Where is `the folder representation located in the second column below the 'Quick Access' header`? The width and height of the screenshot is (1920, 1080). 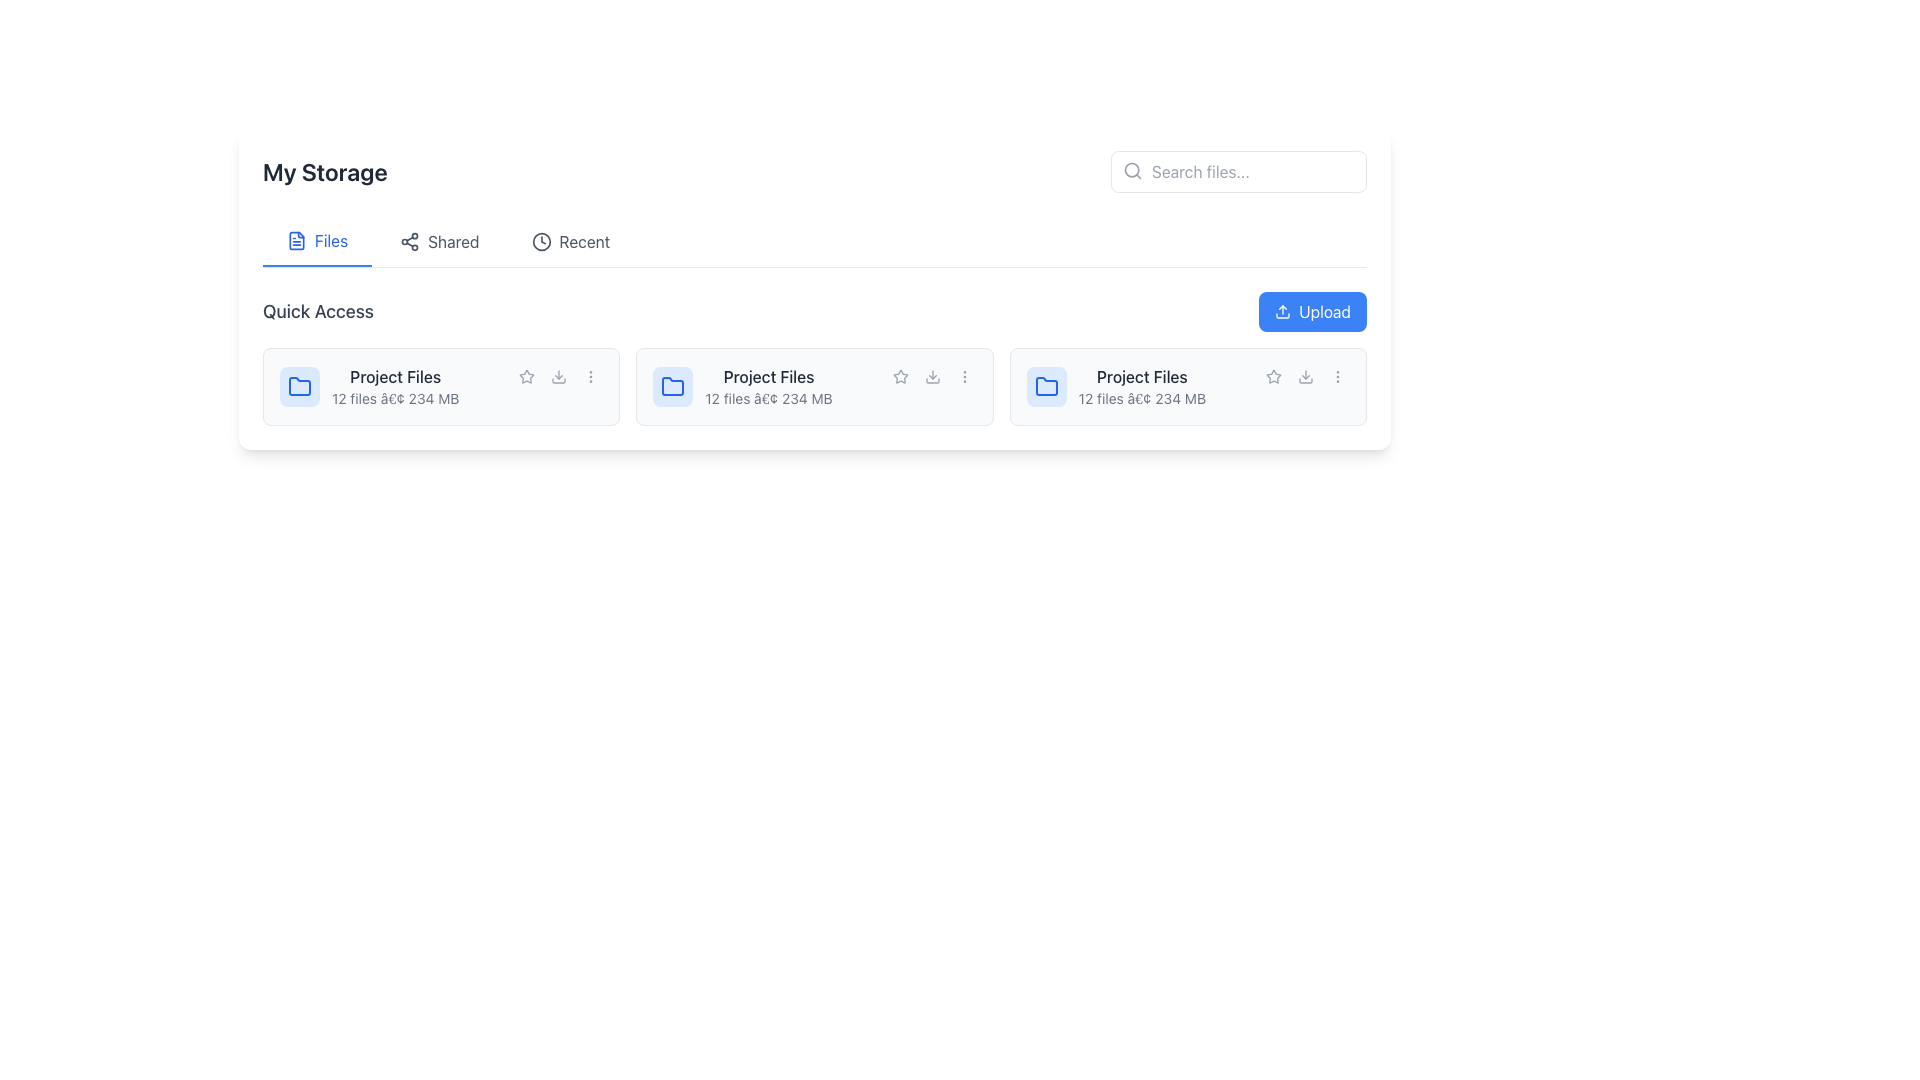 the folder representation located in the second column below the 'Quick Access' header is located at coordinates (1115, 386).